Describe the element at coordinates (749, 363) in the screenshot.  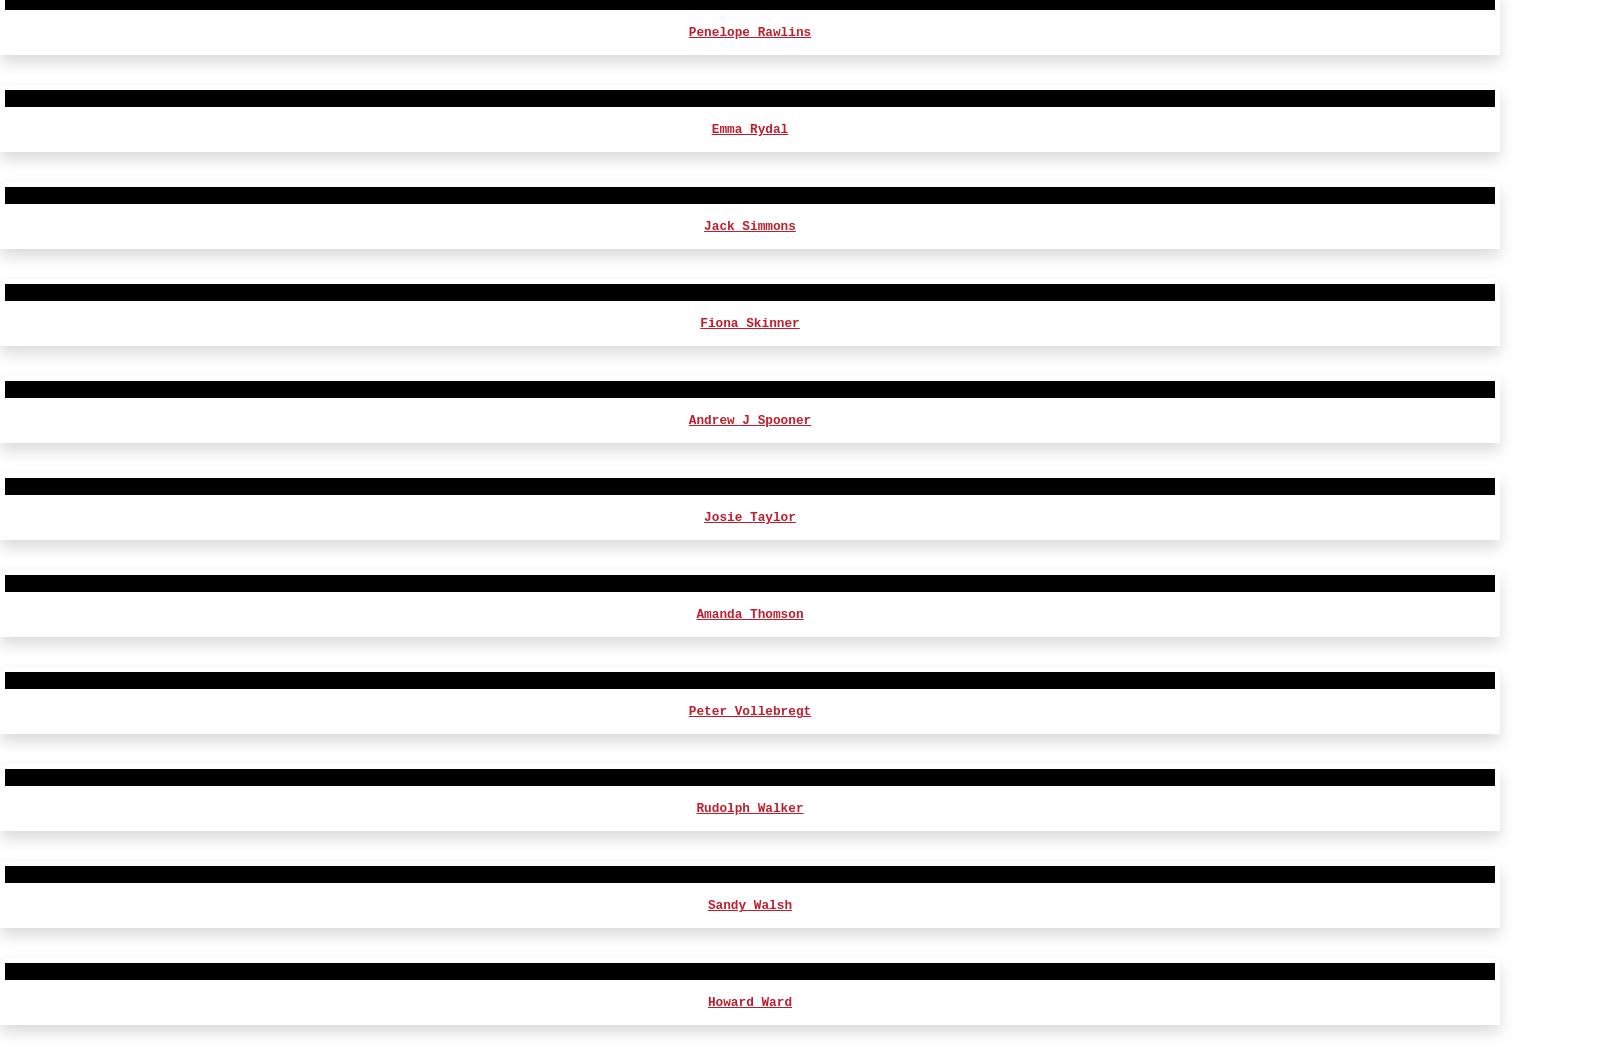
I see `'Zehra Jane Naqvi'` at that location.